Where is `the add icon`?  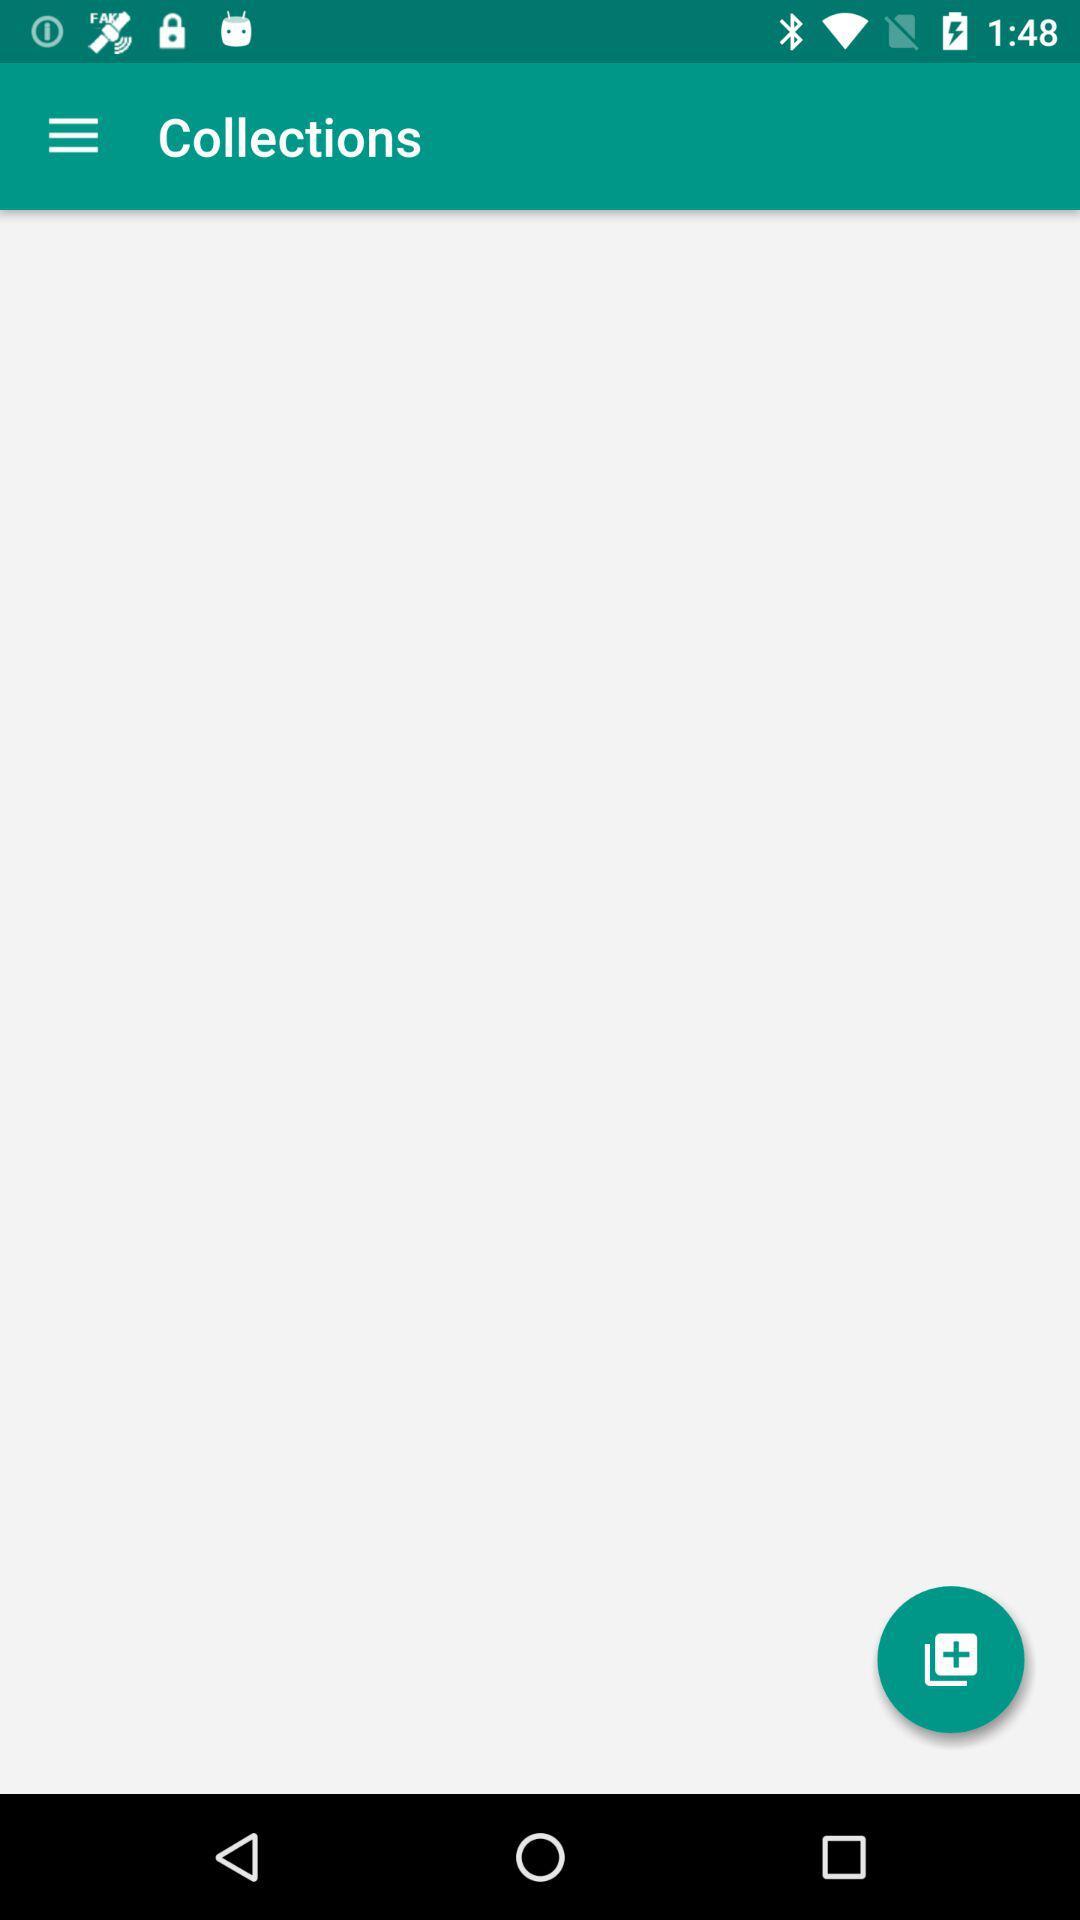 the add icon is located at coordinates (950, 1659).